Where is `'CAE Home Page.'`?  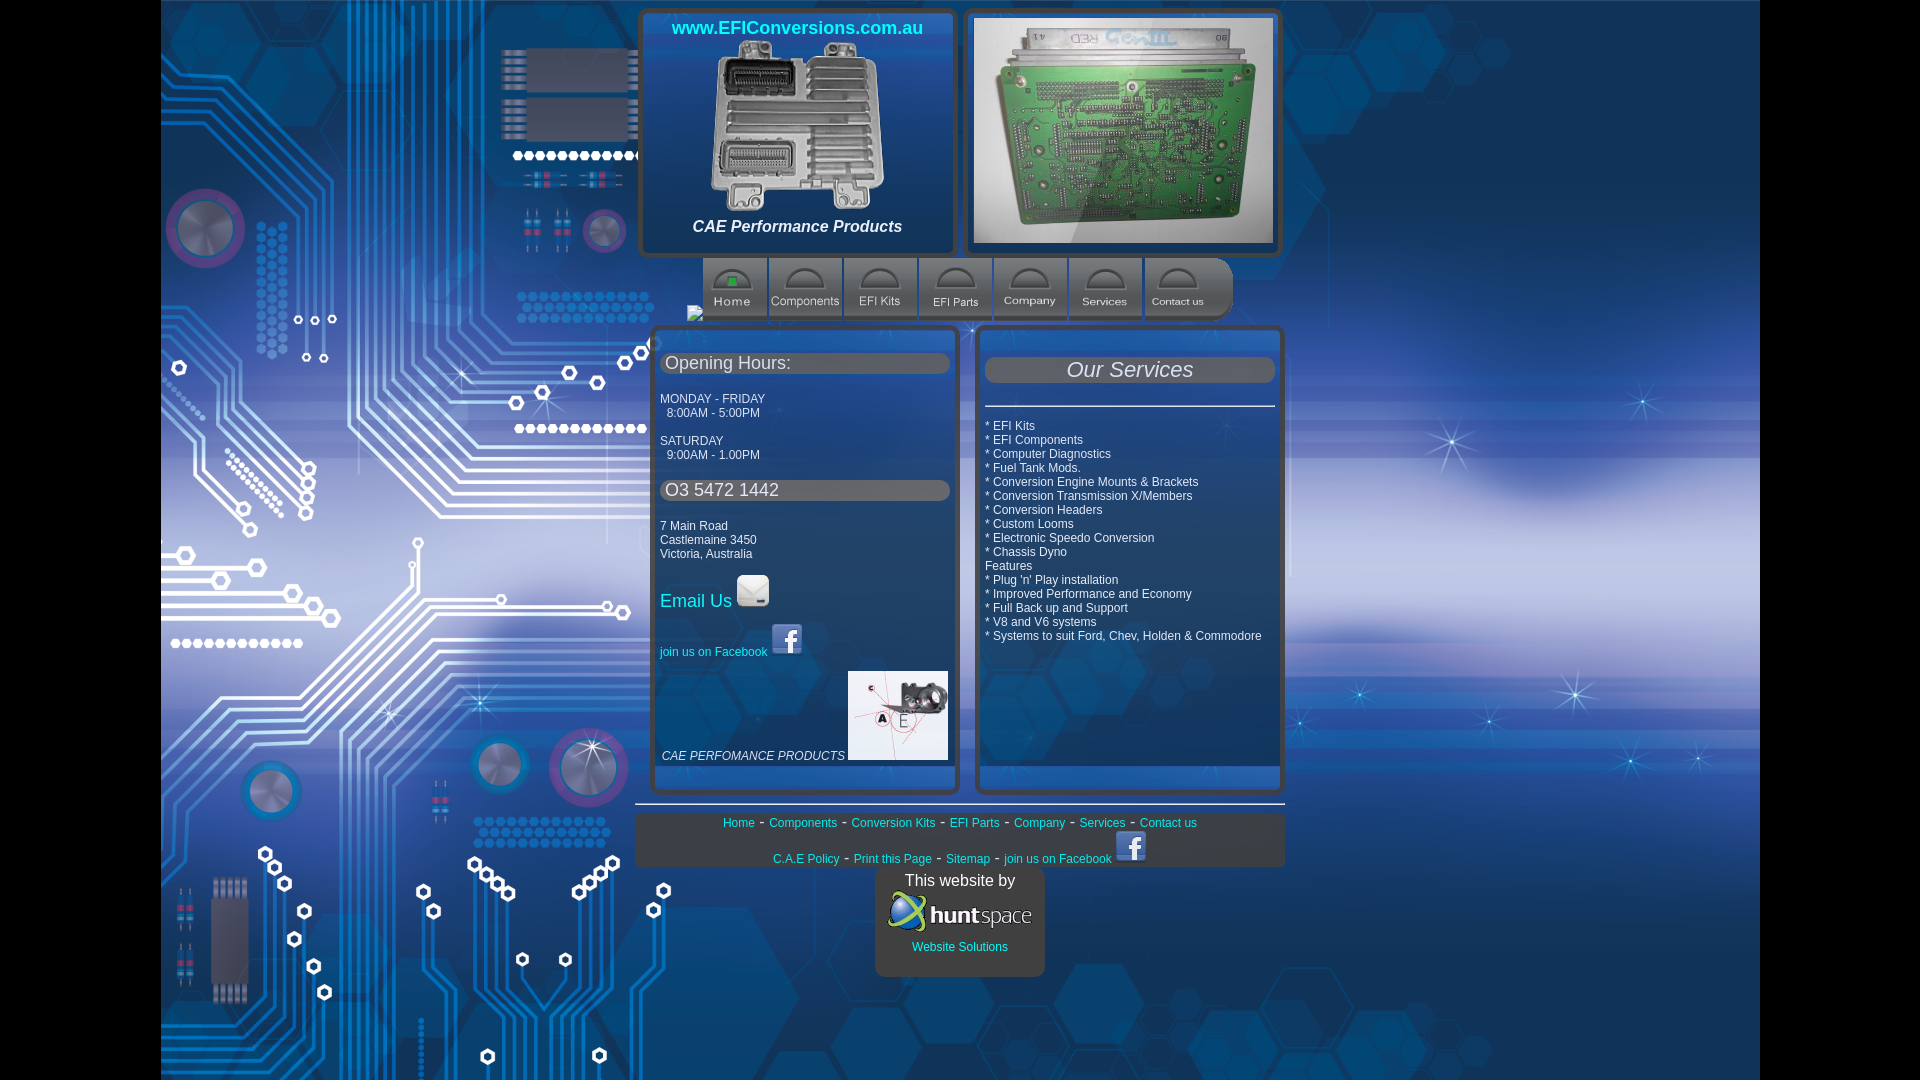
'CAE Home Page.' is located at coordinates (733, 315).